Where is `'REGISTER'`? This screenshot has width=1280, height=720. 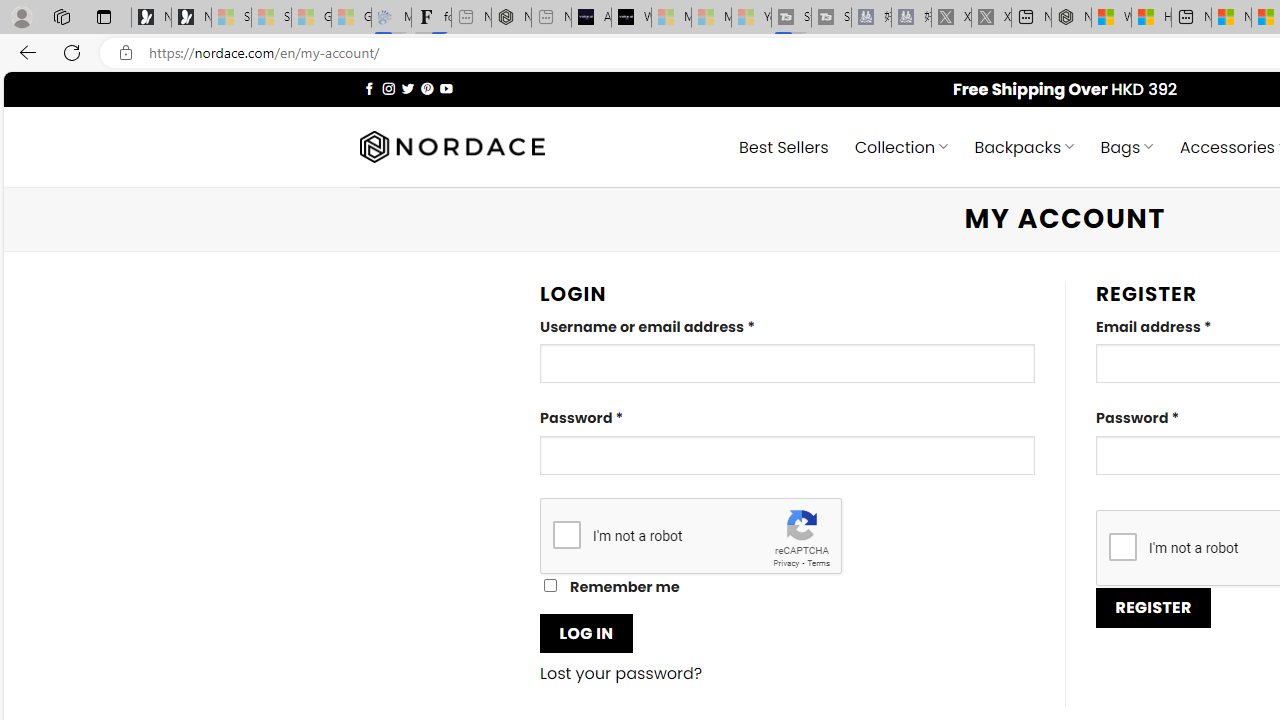 'REGISTER' is located at coordinates (1153, 607).